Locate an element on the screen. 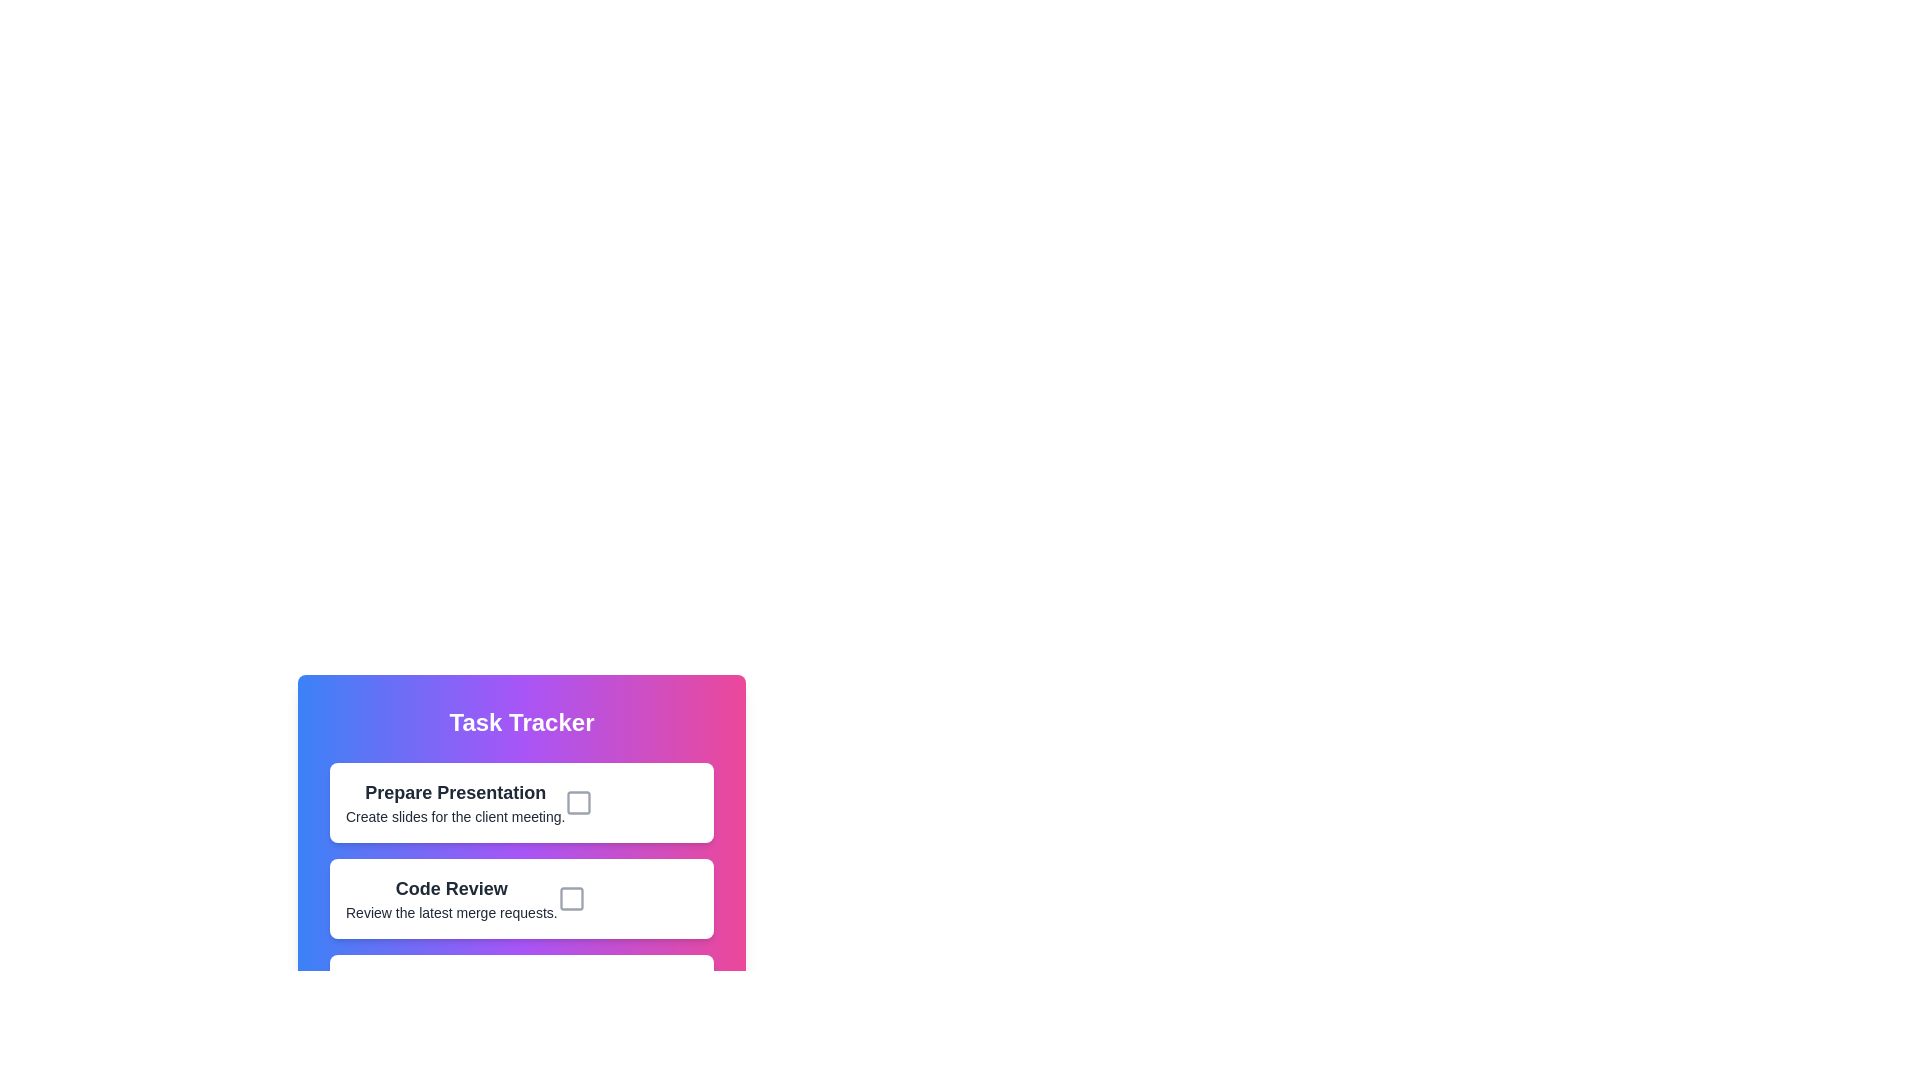 Image resolution: width=1920 pixels, height=1080 pixels. text content of the bold text label that reads 'Prepare Presentation.' located in the upper left section of the task block for 'Prepare Presentation.' is located at coordinates (454, 792).